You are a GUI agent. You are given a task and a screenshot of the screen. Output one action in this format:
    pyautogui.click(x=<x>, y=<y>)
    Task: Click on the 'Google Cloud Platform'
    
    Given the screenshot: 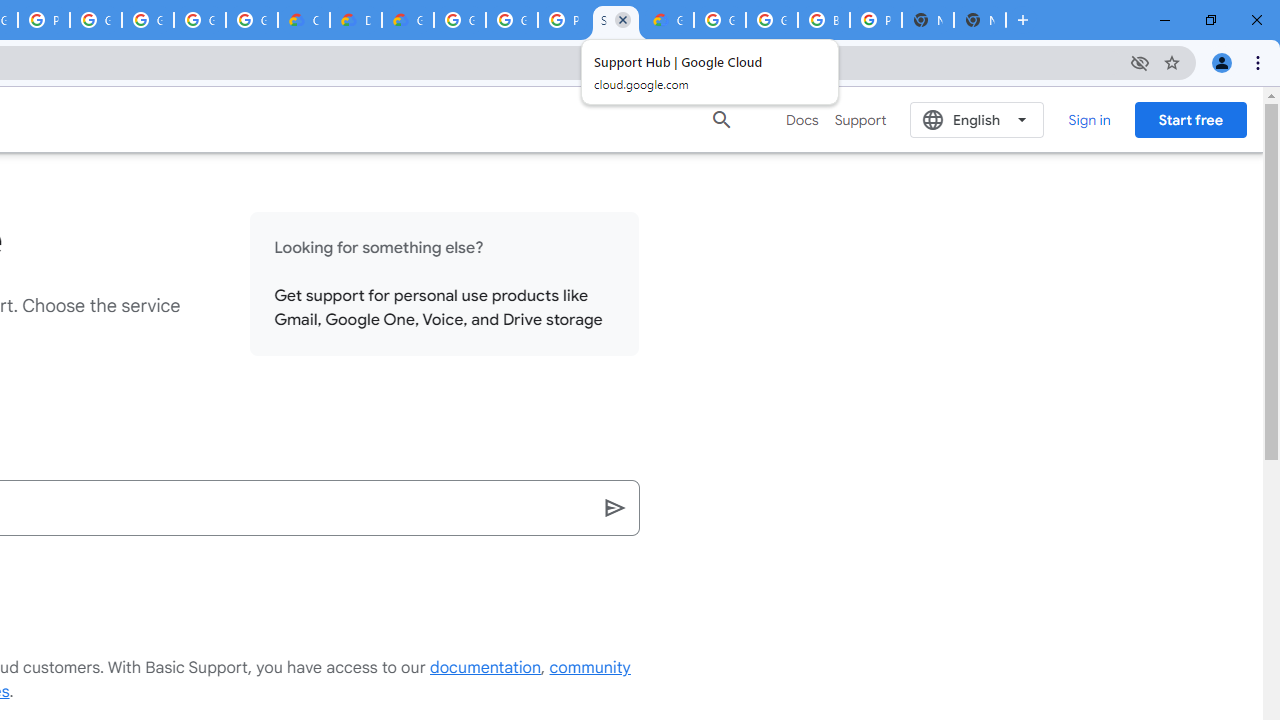 What is the action you would take?
    pyautogui.click(x=770, y=20)
    